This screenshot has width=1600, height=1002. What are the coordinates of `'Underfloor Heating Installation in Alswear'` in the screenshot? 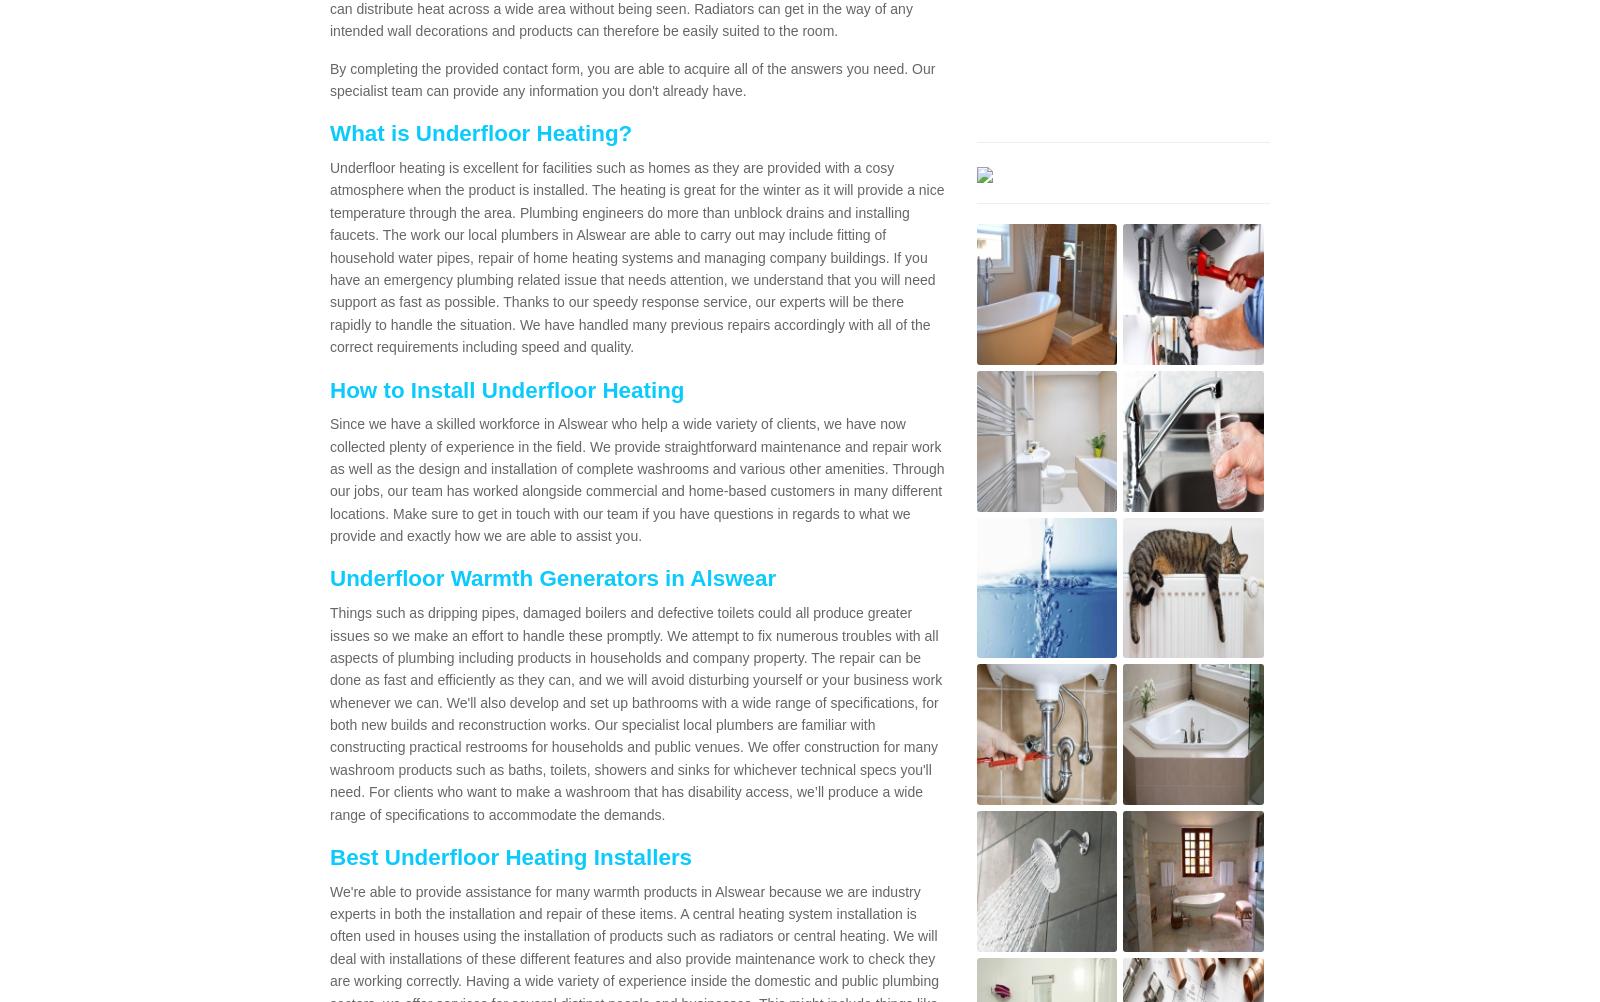 It's located at (617, 277).